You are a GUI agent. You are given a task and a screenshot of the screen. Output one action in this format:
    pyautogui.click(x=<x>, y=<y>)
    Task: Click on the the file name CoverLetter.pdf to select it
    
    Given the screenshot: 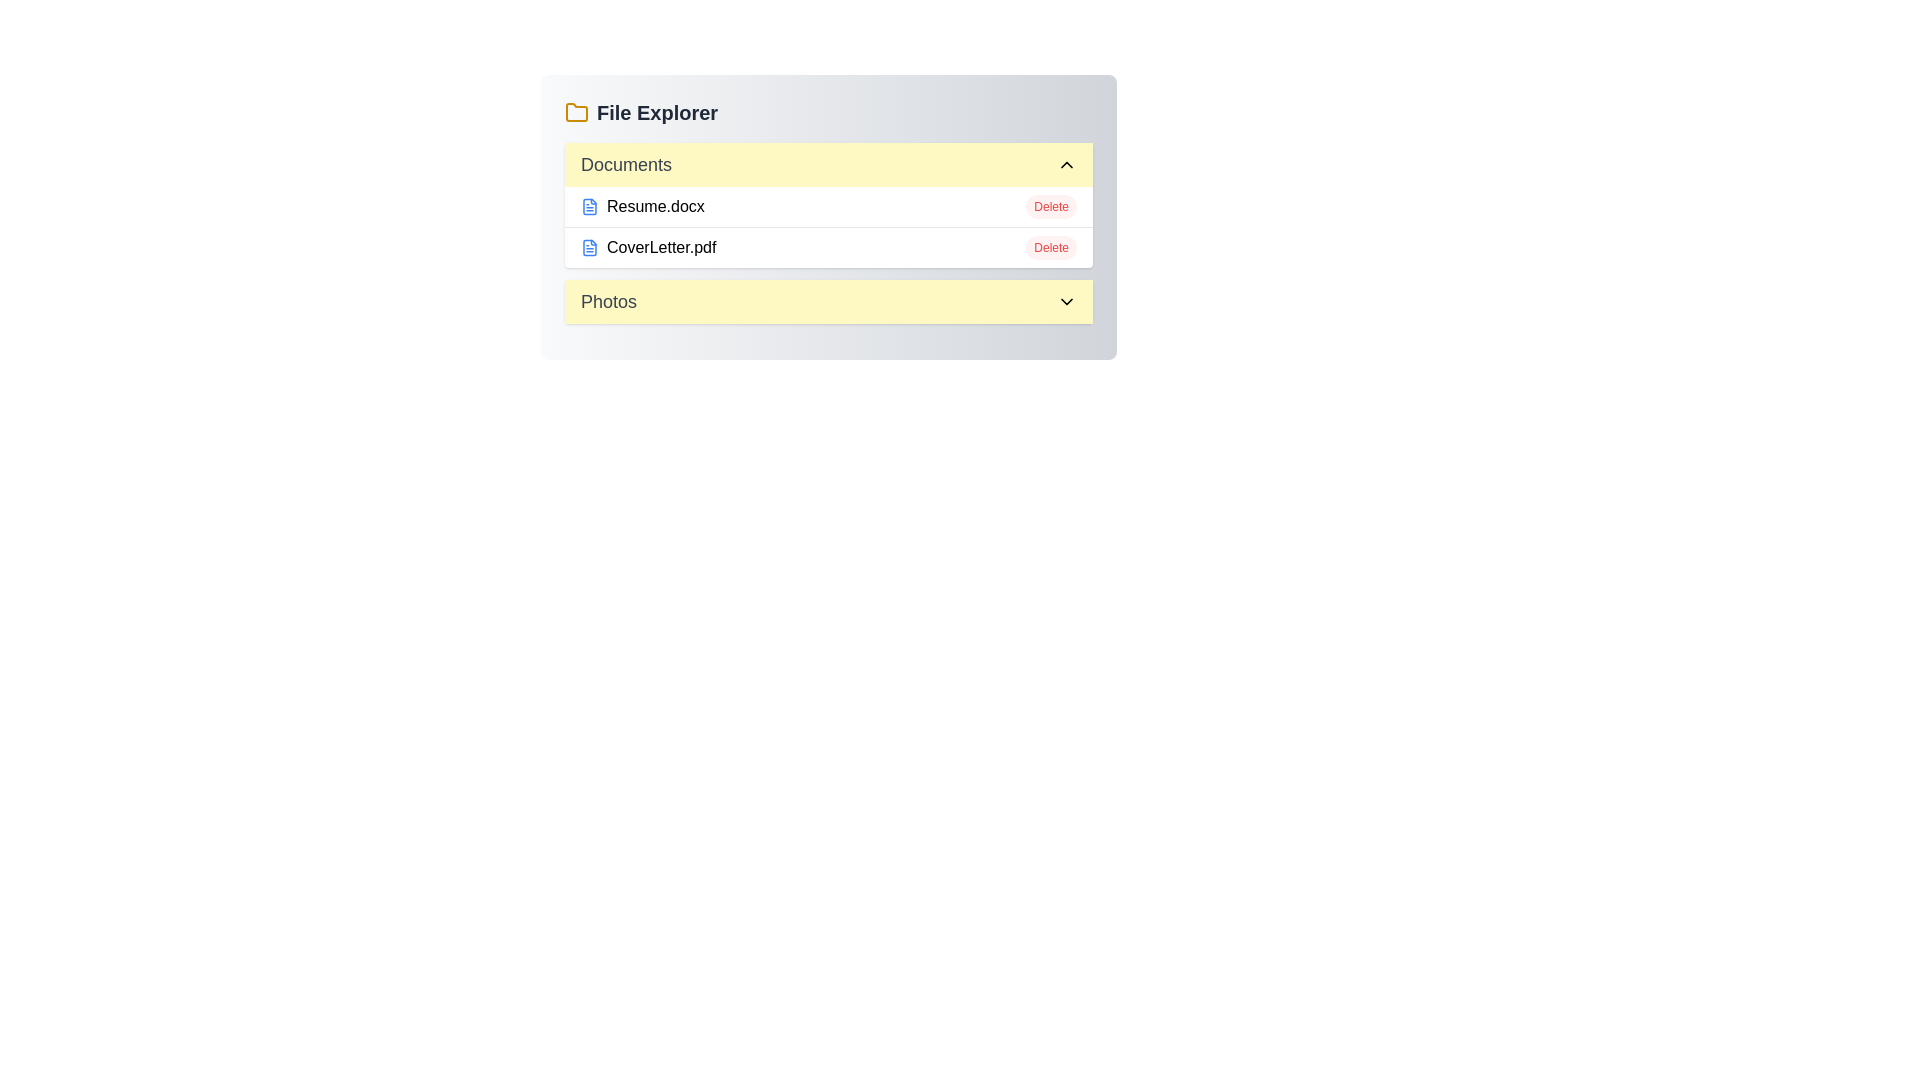 What is the action you would take?
    pyautogui.click(x=648, y=246)
    